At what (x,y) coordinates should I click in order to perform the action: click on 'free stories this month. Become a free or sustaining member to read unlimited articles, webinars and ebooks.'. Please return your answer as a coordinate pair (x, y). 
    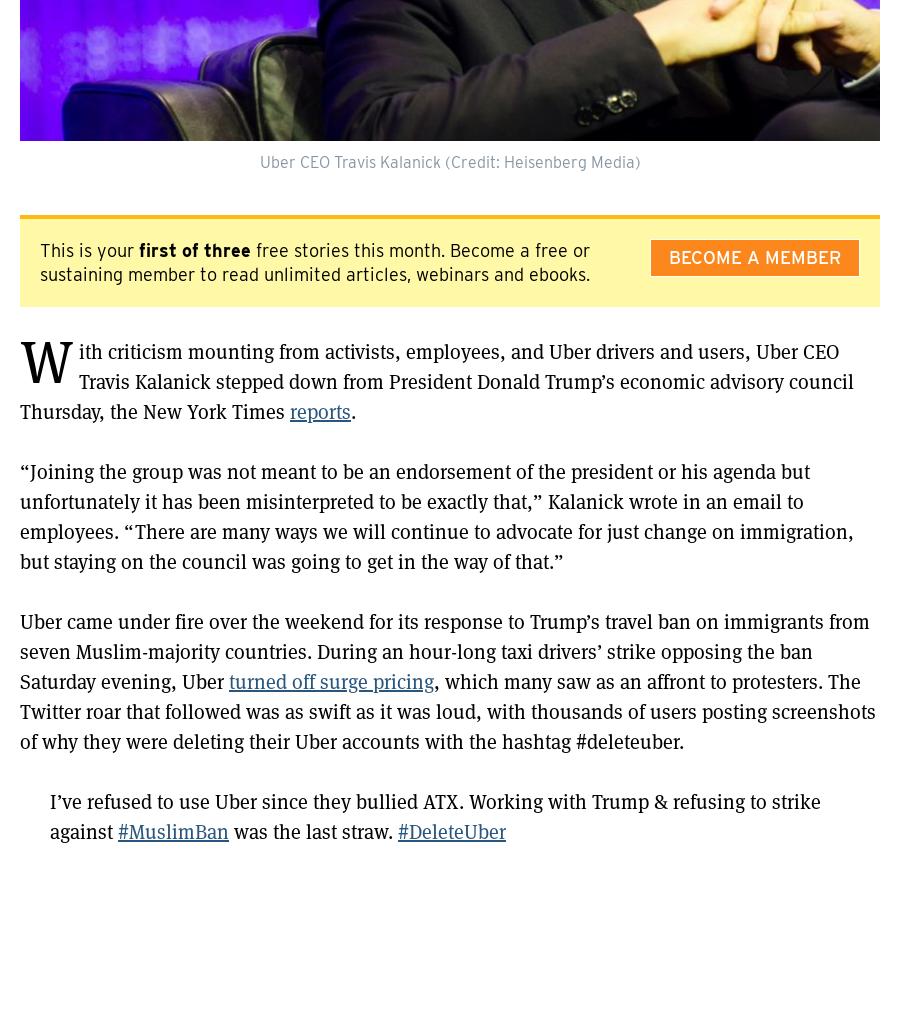
    Looking at the image, I should click on (38, 262).